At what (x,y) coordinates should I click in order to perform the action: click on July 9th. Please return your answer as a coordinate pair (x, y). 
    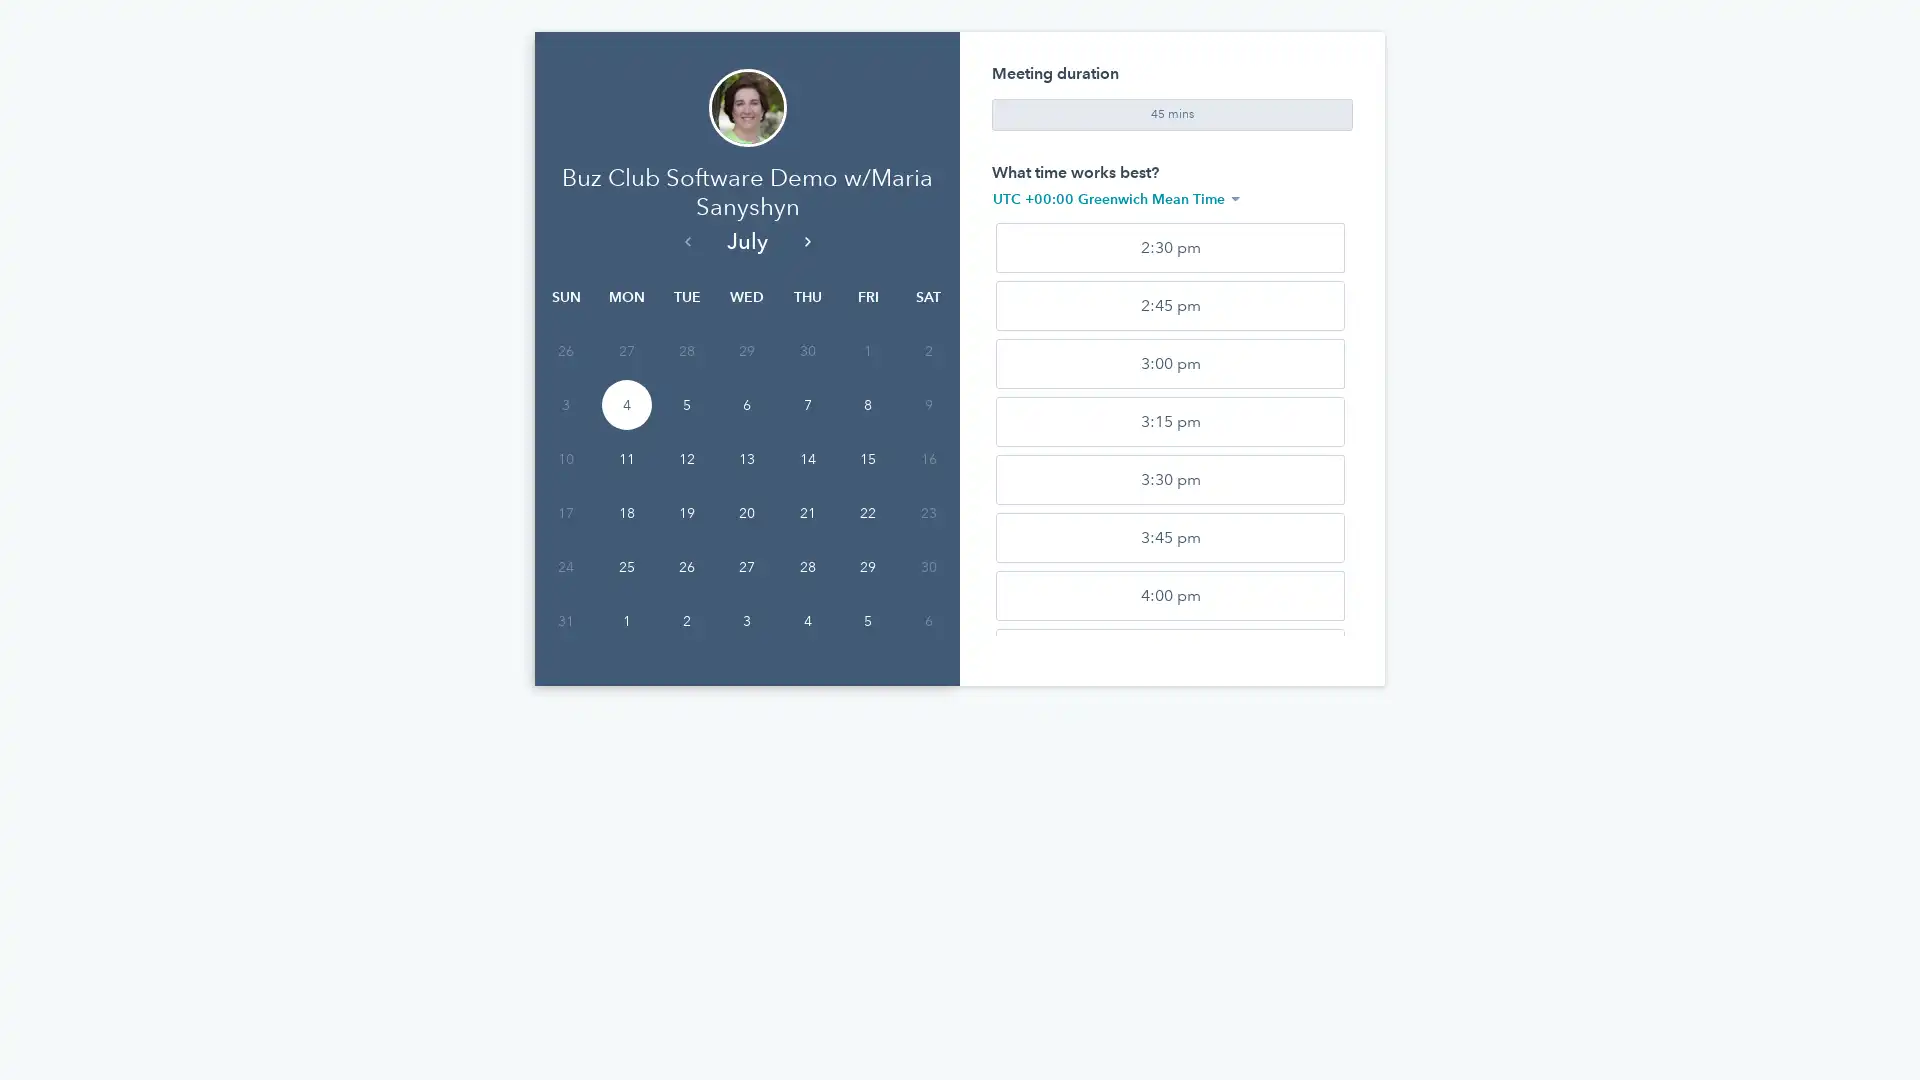
    Looking at the image, I should click on (926, 481).